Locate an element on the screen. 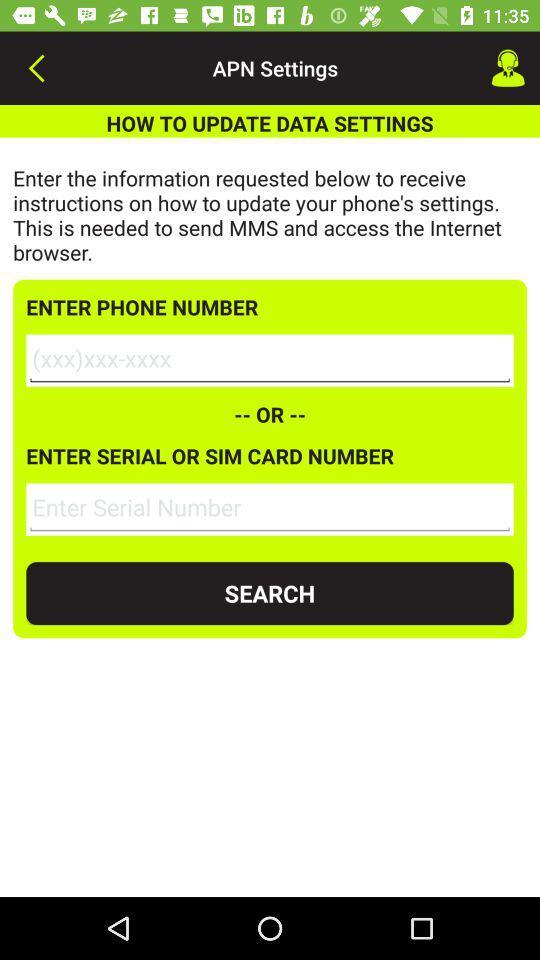 The height and width of the screenshot is (960, 540). the item to the left of apn settings is located at coordinates (36, 68).